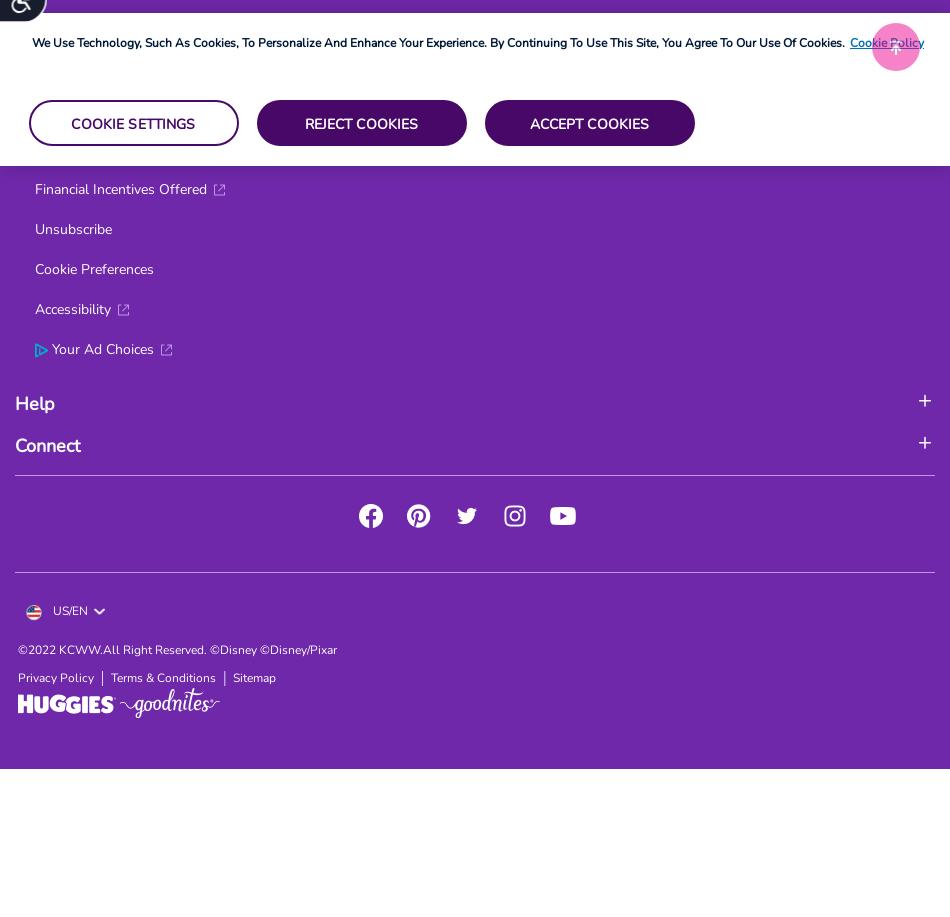 This screenshot has height=917, width=950. What do you see at coordinates (68, 609) in the screenshot?
I see `'US/EN'` at bounding box center [68, 609].